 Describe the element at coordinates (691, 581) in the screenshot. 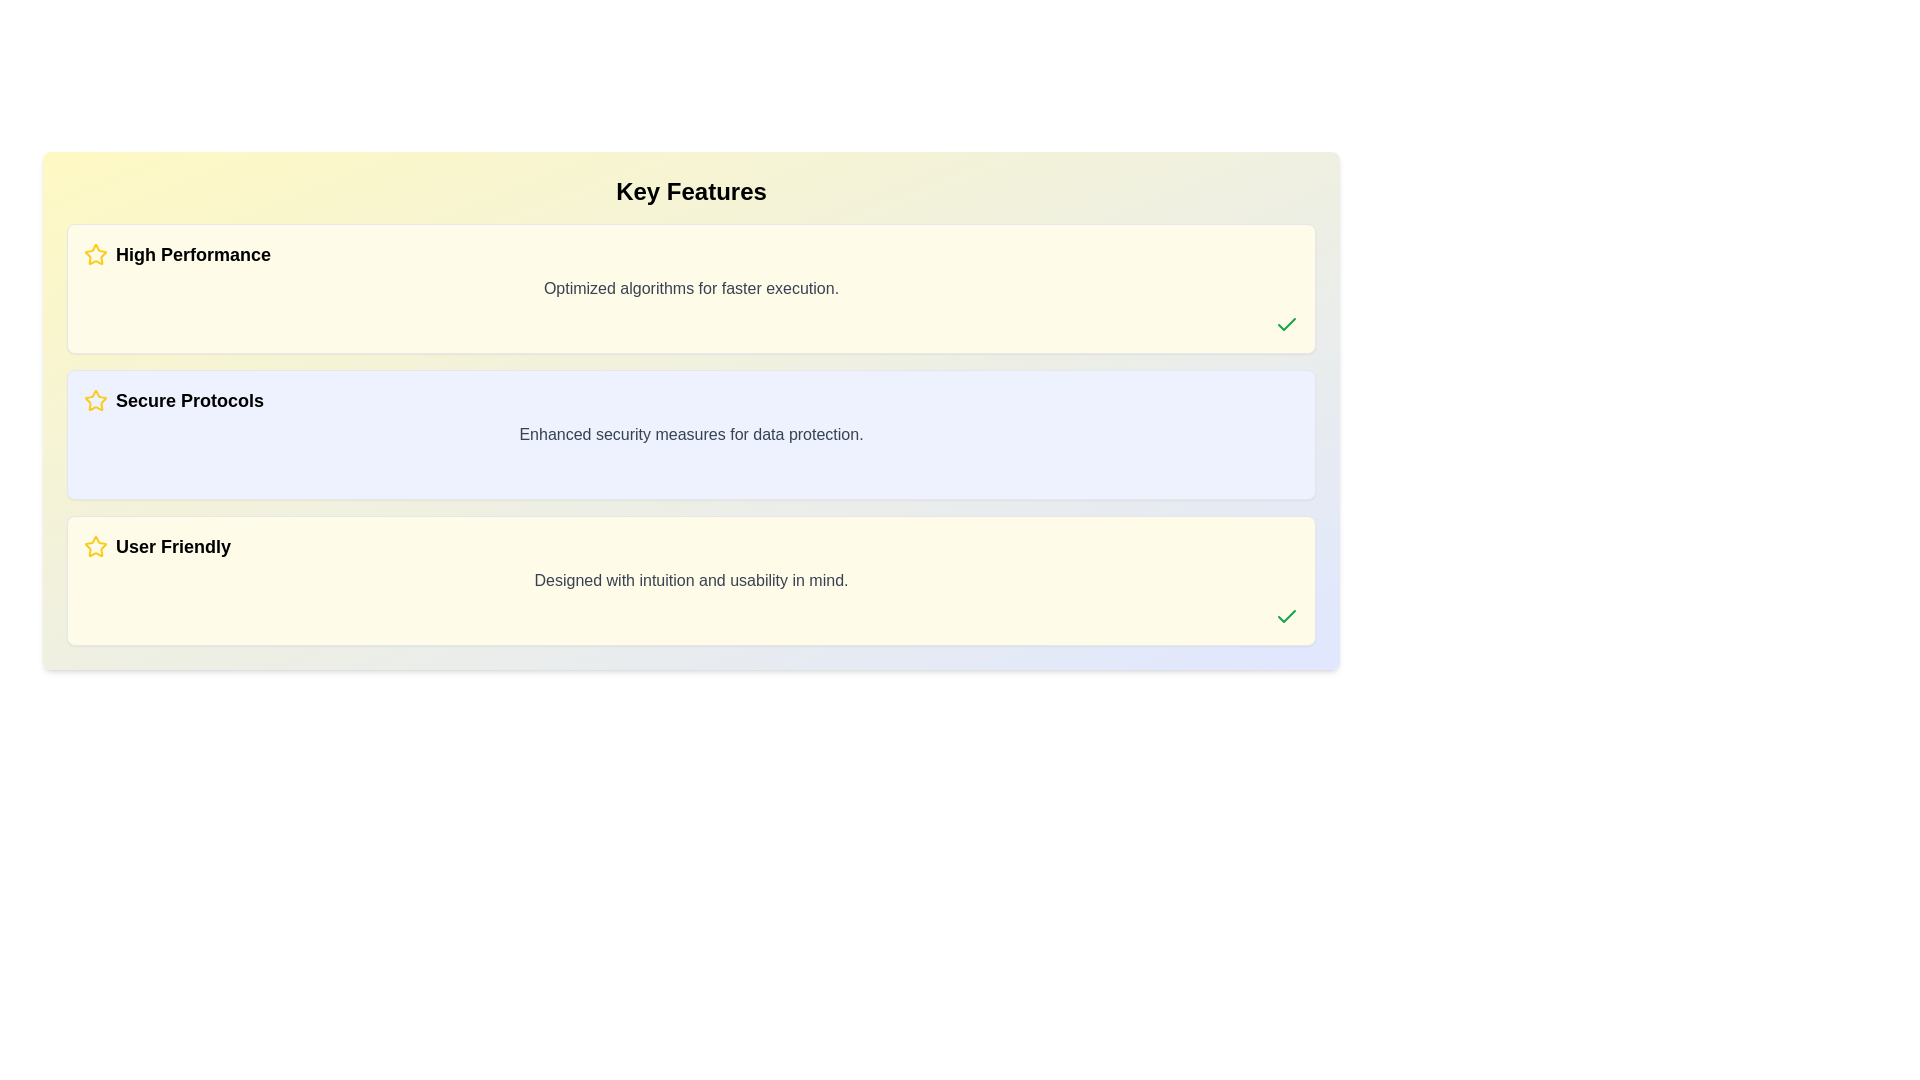

I see `the description text of User Friendly to select it` at that location.